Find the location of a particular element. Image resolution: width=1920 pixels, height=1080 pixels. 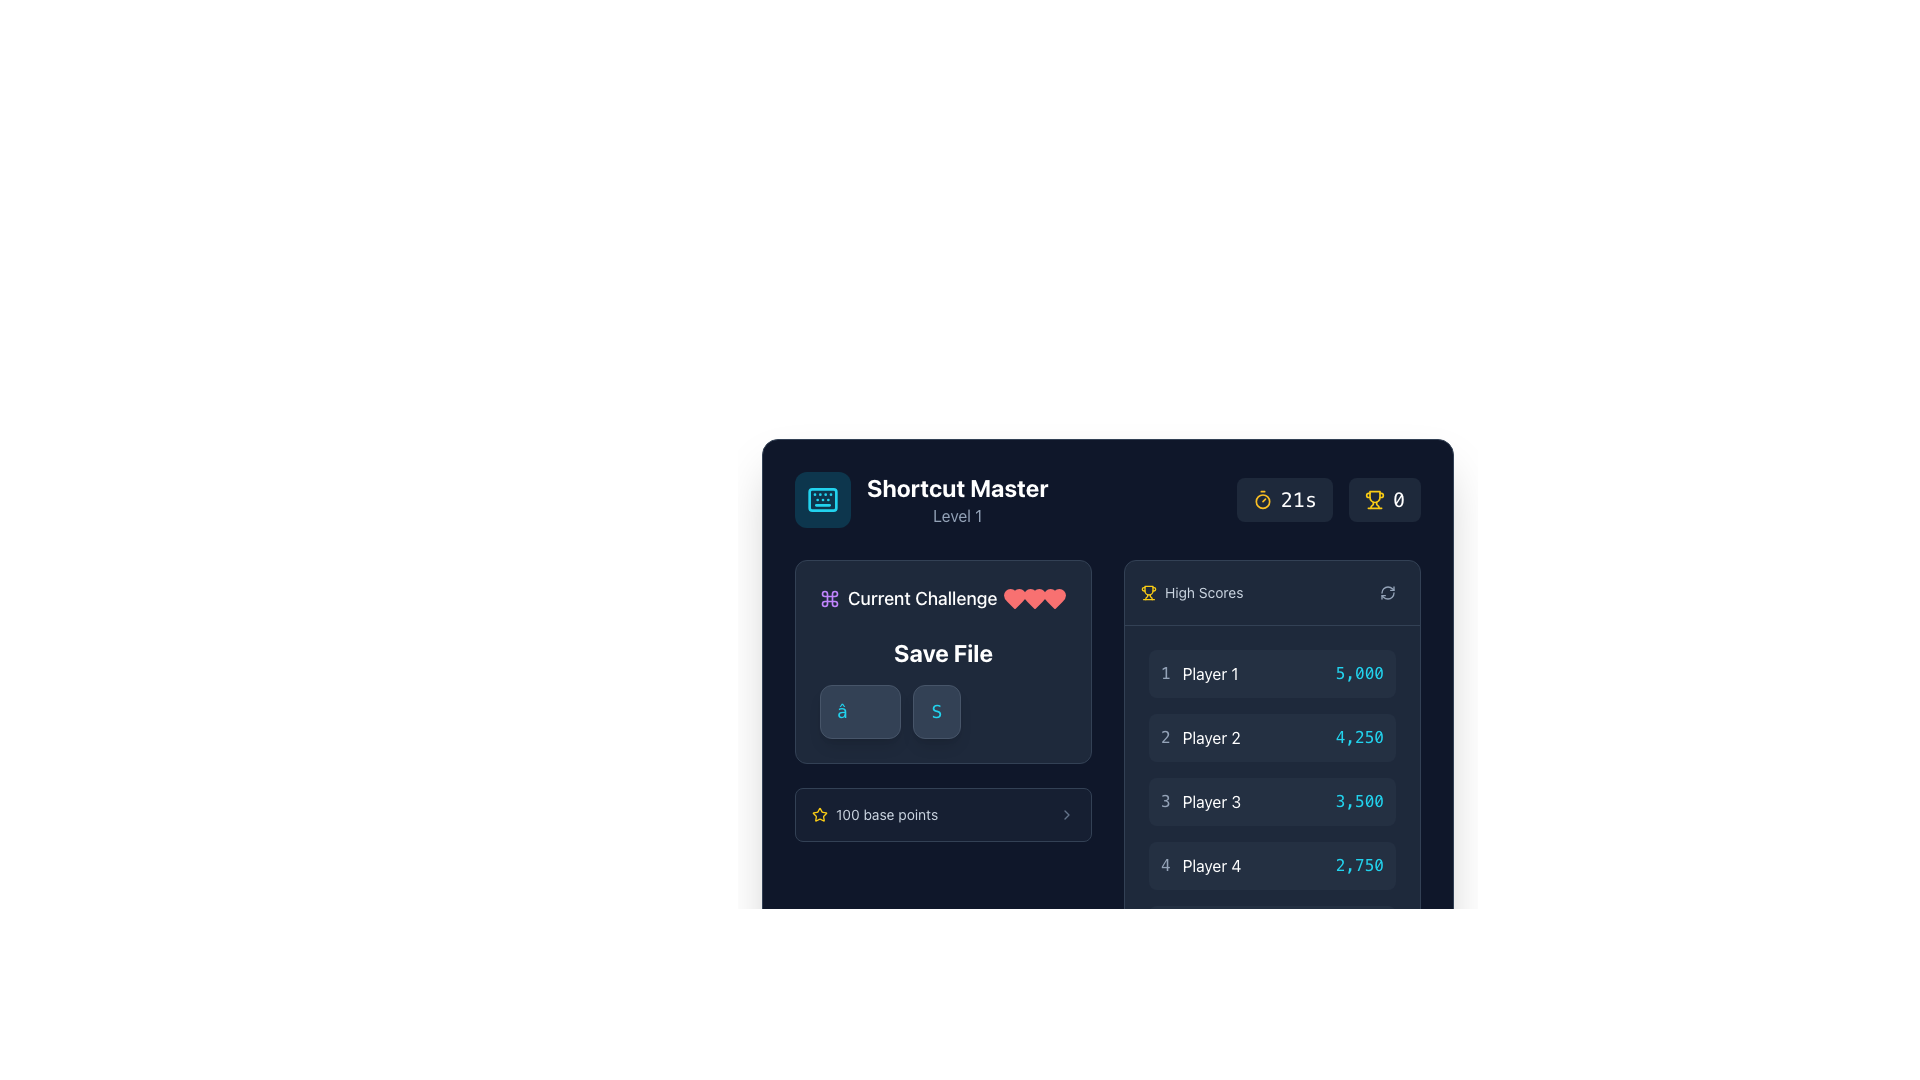

the Text label that identifies the first entry in the 'High Scores' list, located to the right of the numeric label '1' is located at coordinates (1209, 674).